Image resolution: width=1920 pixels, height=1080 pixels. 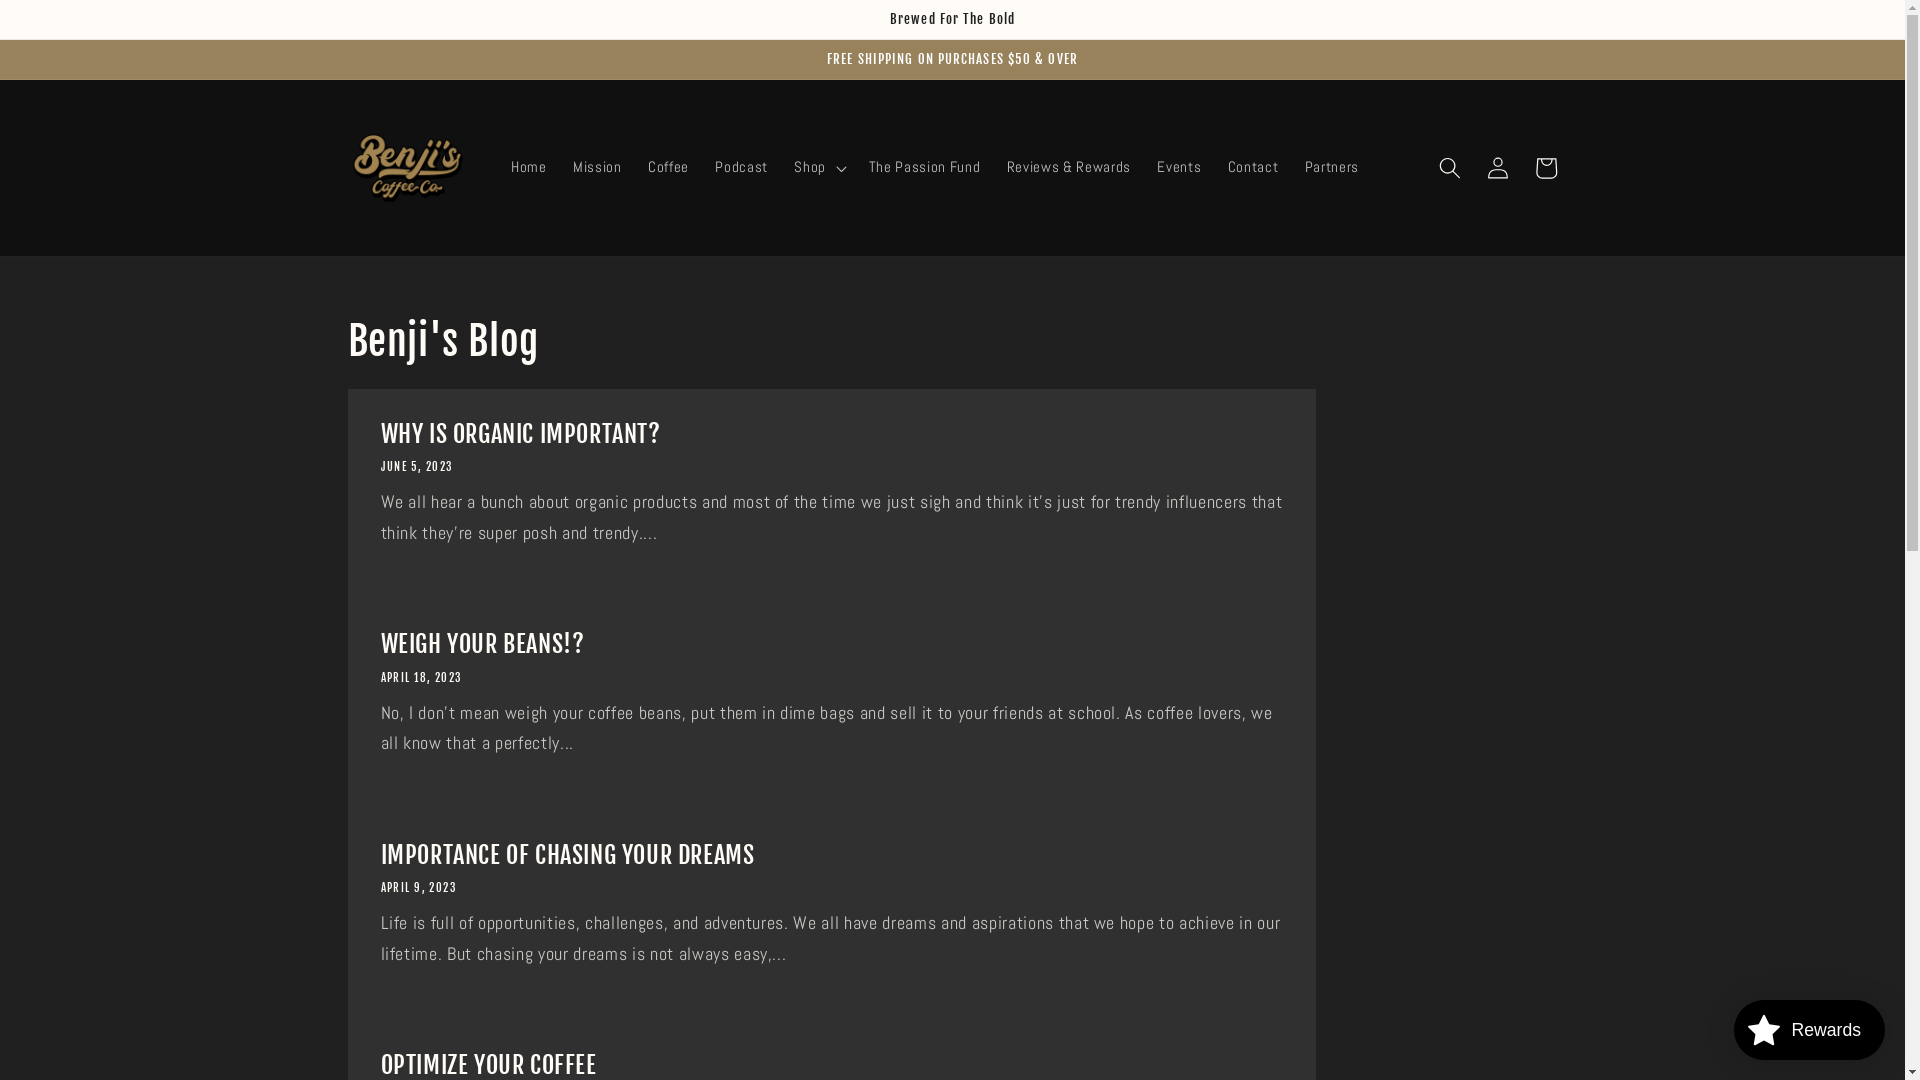 I want to click on 'Podcast', so click(x=740, y=167).